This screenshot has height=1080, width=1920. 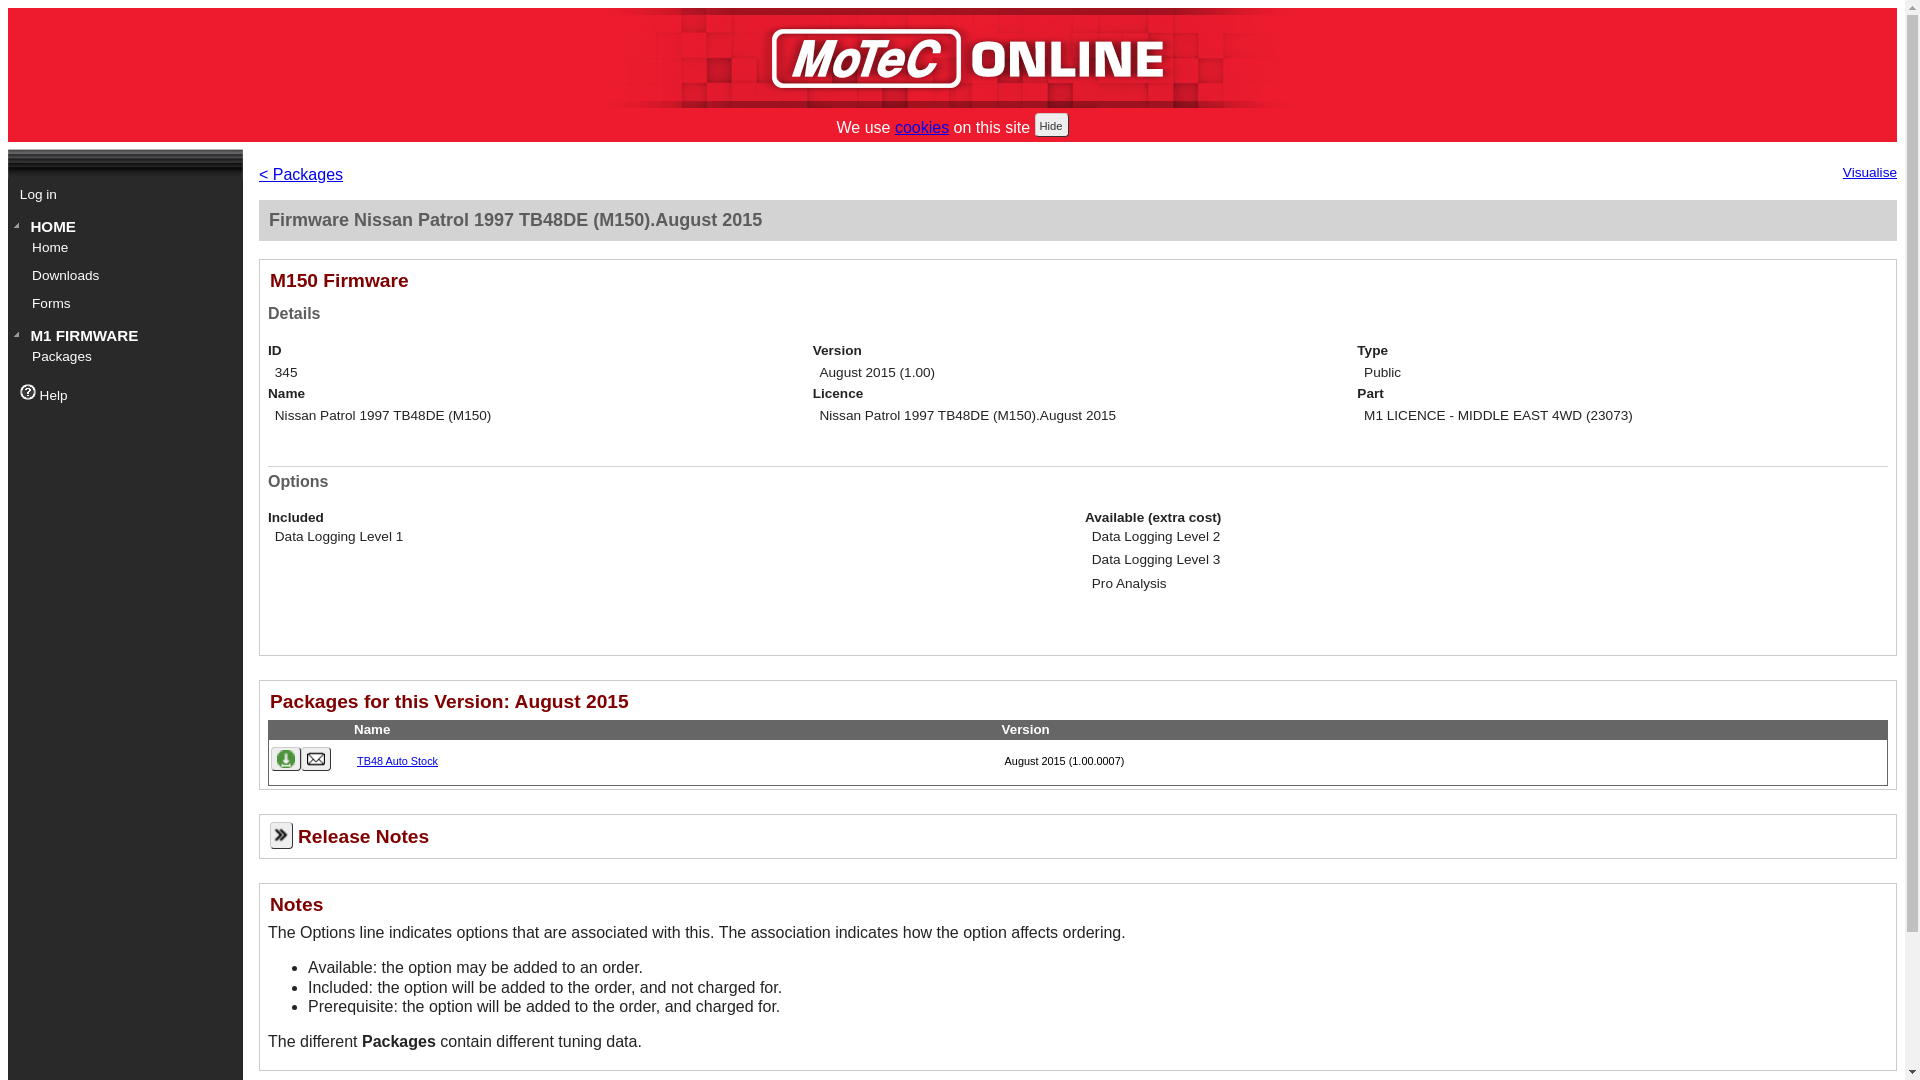 What do you see at coordinates (1050, 124) in the screenshot?
I see `'Hide'` at bounding box center [1050, 124].